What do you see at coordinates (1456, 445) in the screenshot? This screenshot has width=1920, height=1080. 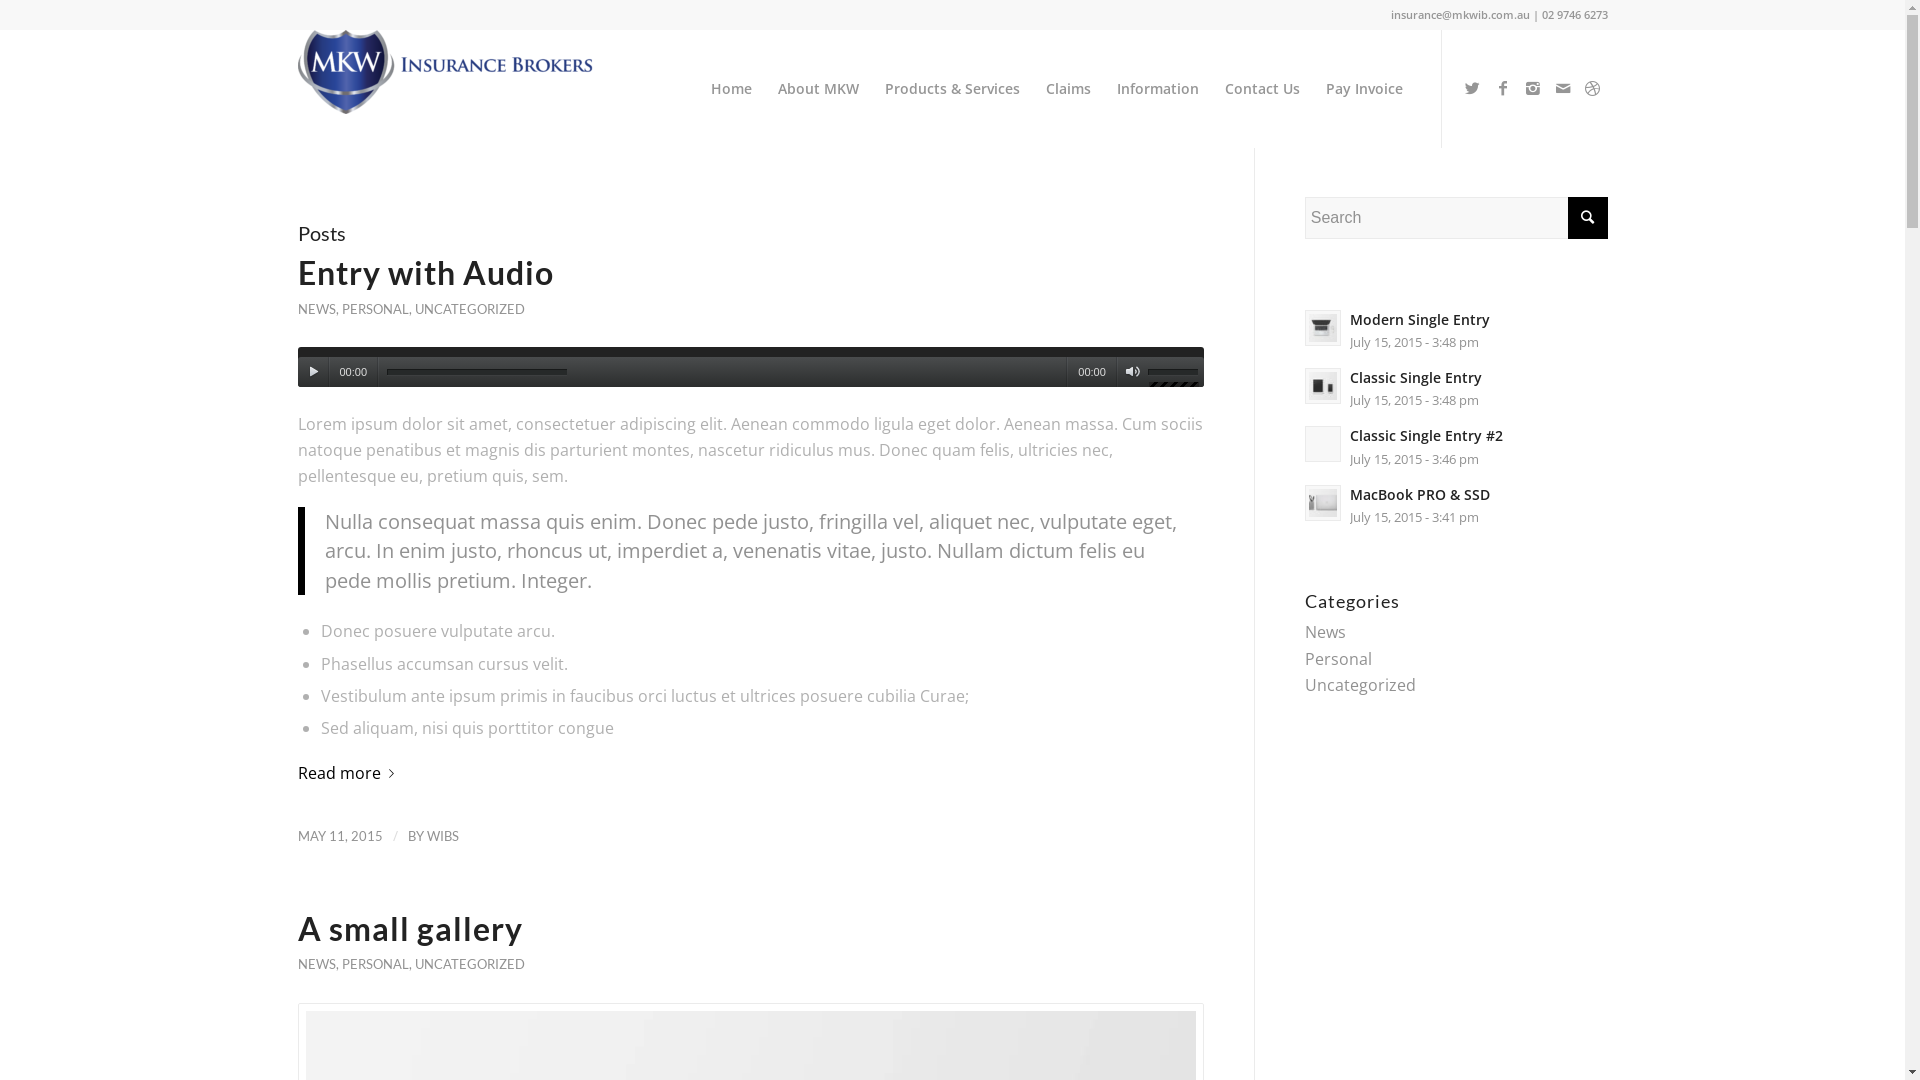 I see `'Classic Single Entry #2` at bounding box center [1456, 445].